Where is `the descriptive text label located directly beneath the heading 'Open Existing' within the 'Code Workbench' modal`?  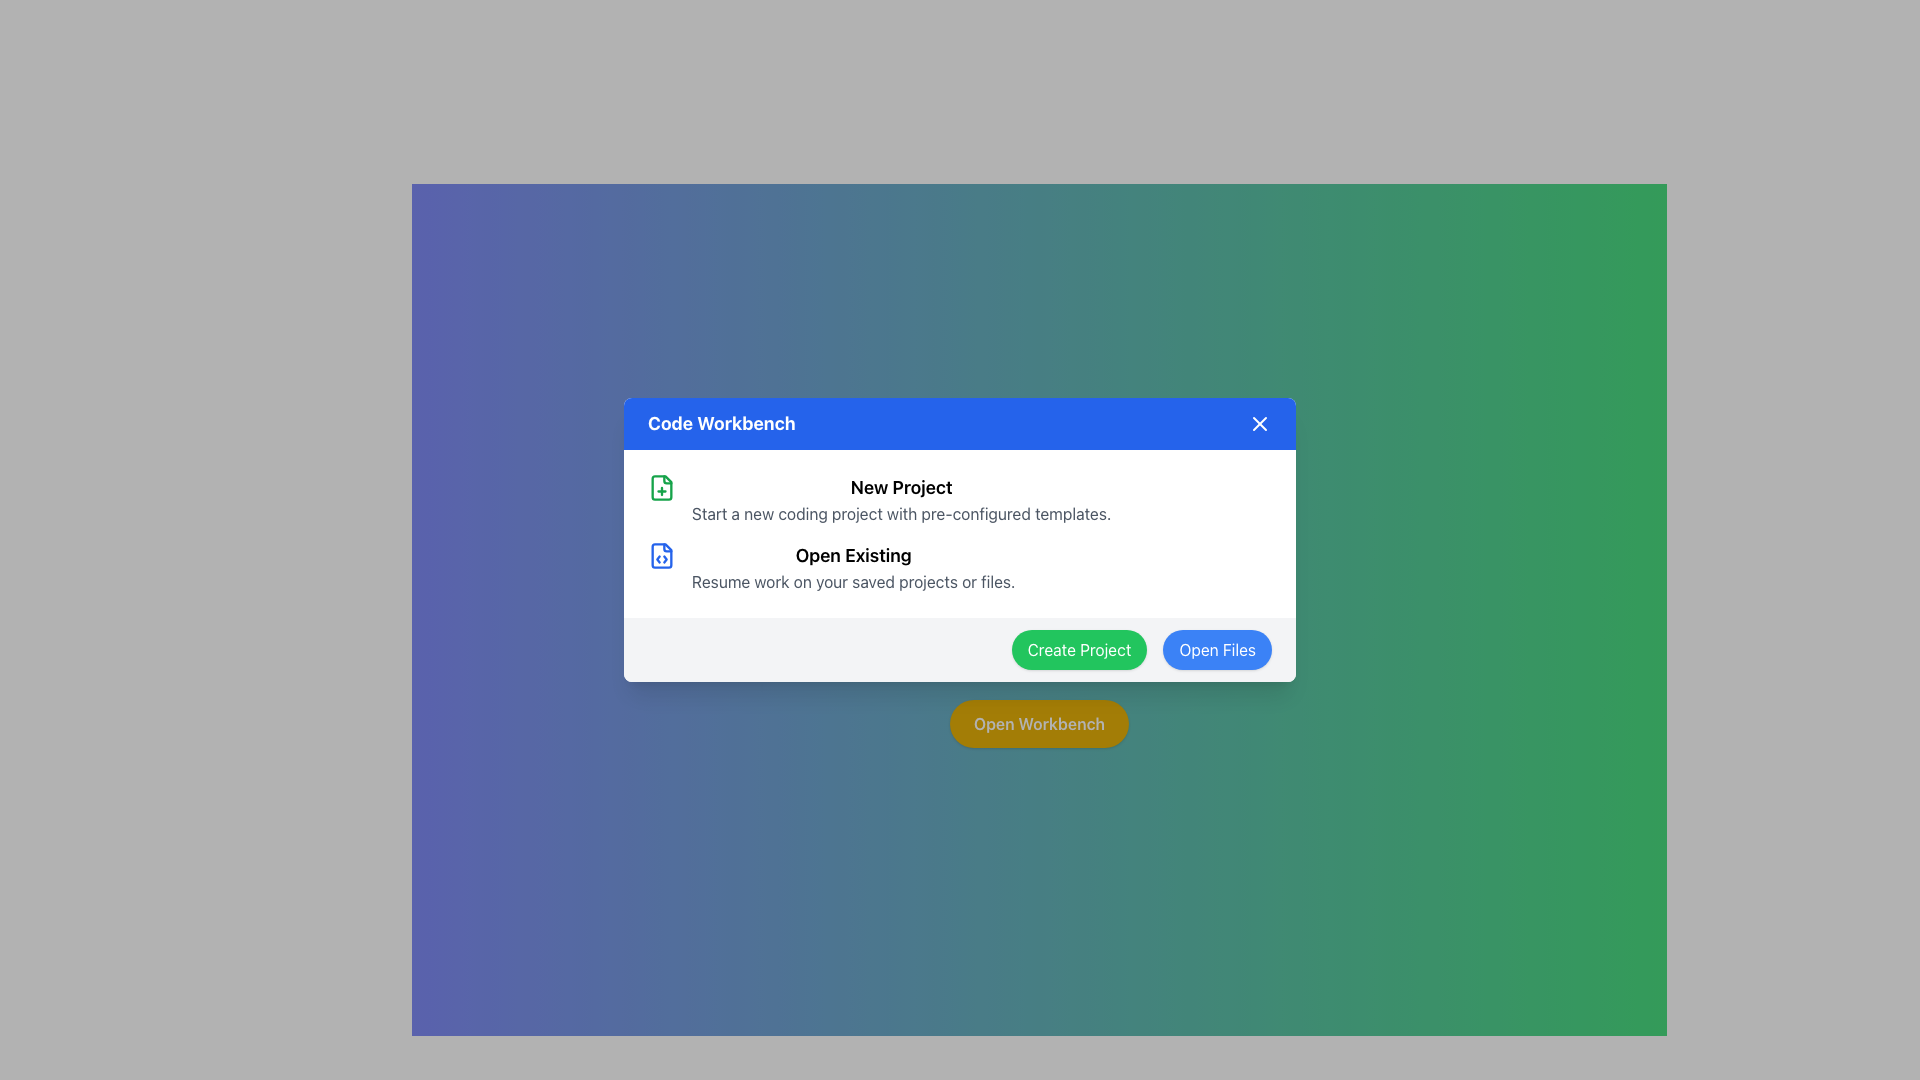
the descriptive text label located directly beneath the heading 'Open Existing' within the 'Code Workbench' modal is located at coordinates (853, 582).